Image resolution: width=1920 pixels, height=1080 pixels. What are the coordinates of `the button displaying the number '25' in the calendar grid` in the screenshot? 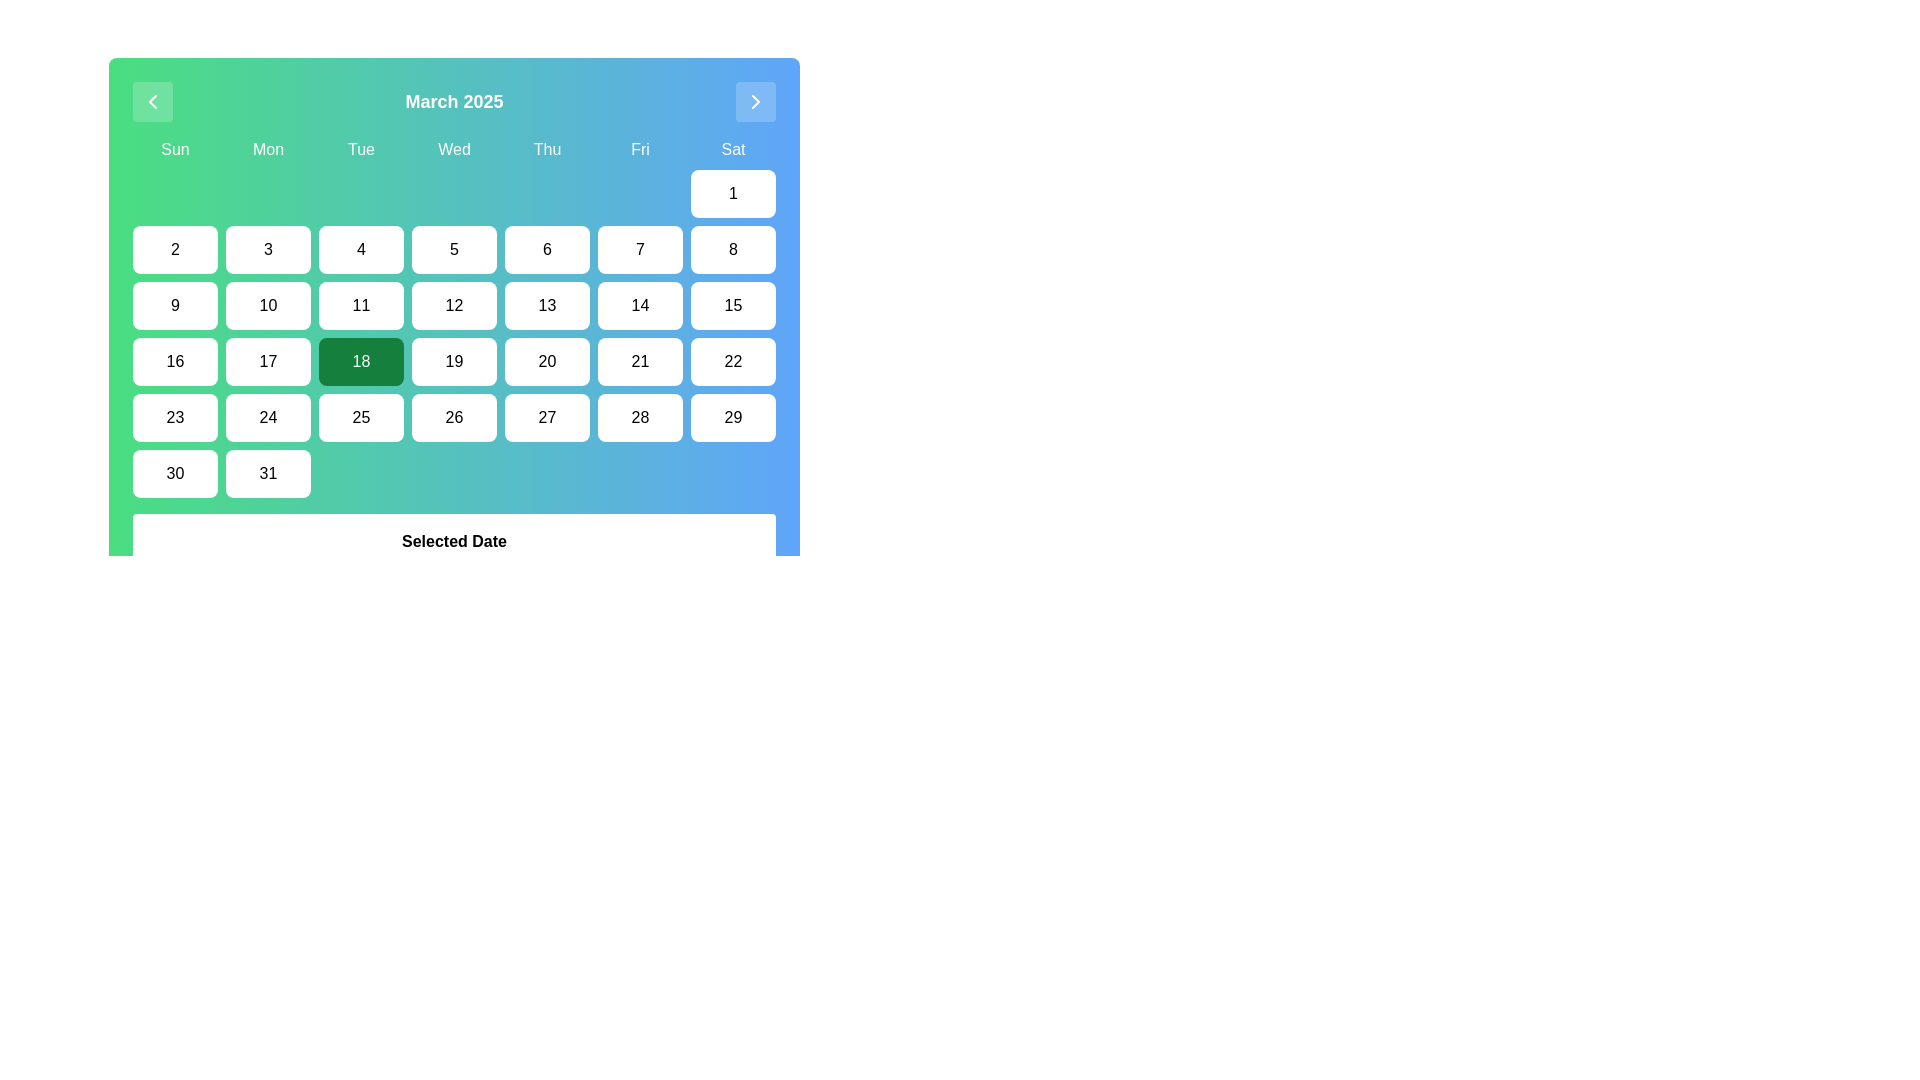 It's located at (361, 416).